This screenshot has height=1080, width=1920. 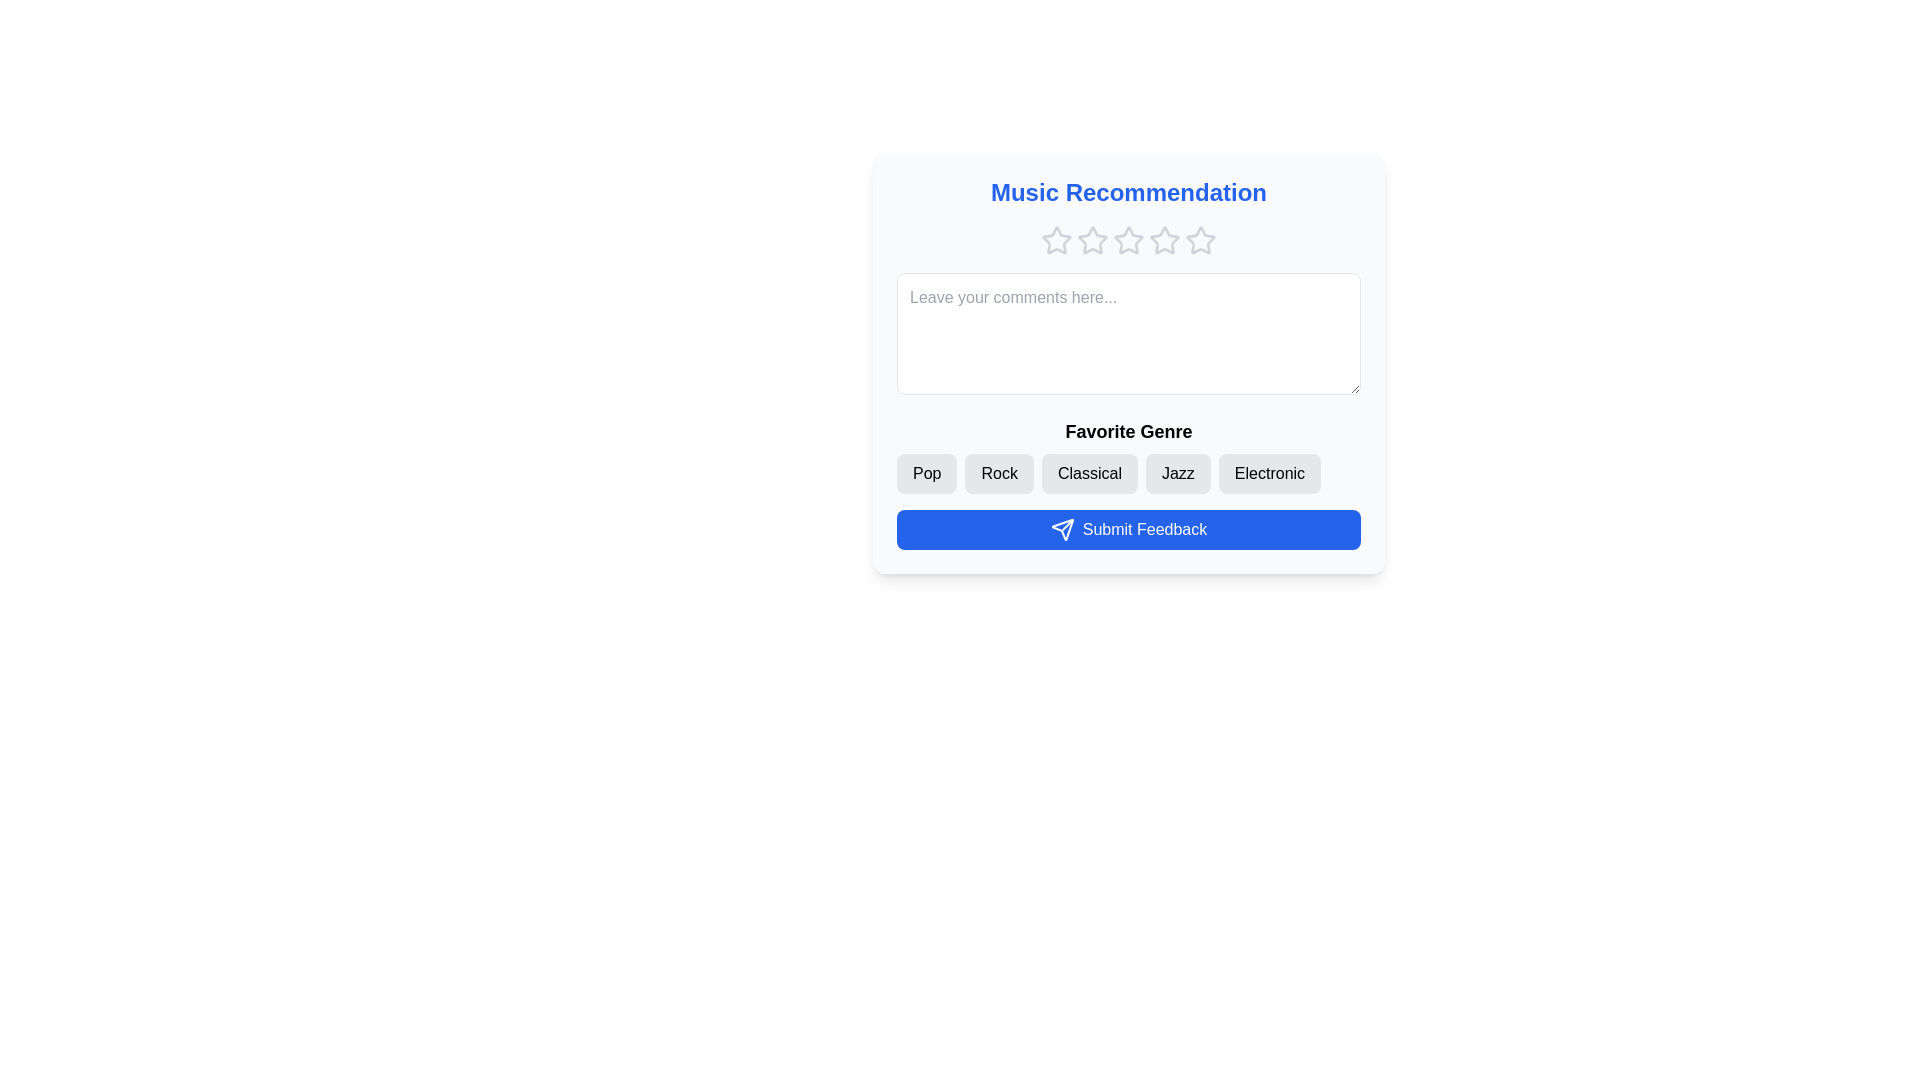 I want to click on the second star-shaped icon with a gray outline, so click(x=1128, y=238).